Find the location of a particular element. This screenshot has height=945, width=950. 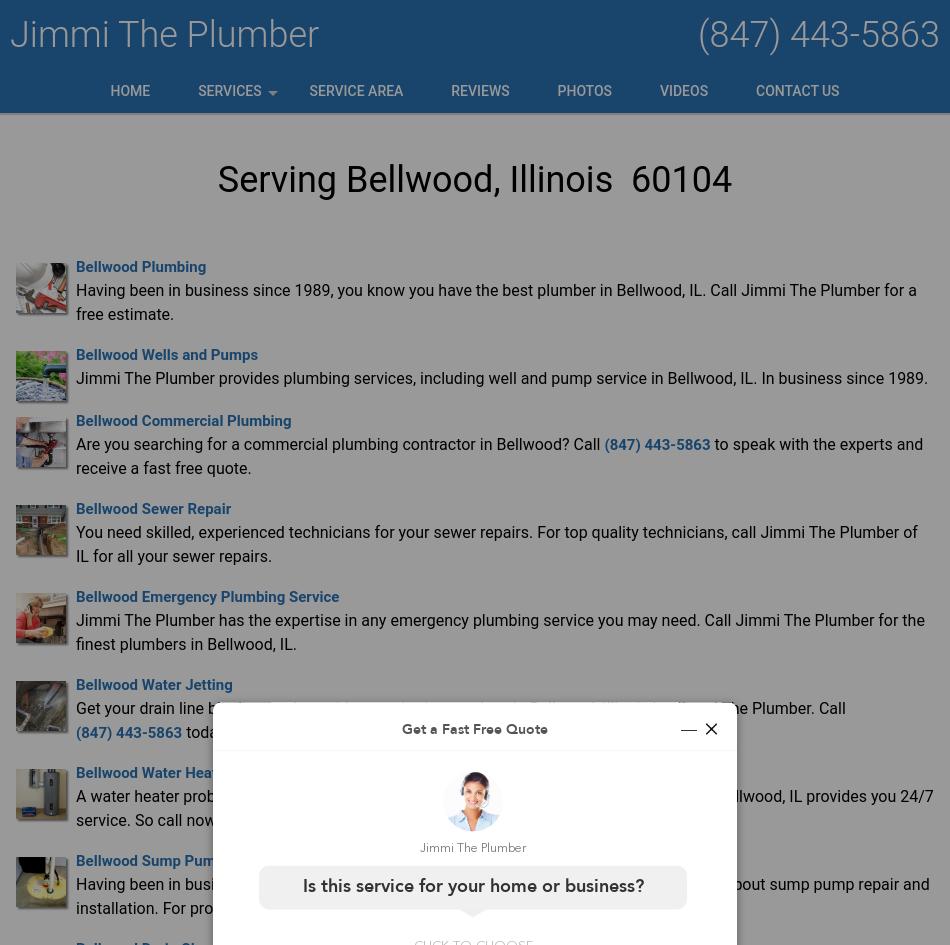

'Bellwood Emergency Plumbing Service' is located at coordinates (76, 596).